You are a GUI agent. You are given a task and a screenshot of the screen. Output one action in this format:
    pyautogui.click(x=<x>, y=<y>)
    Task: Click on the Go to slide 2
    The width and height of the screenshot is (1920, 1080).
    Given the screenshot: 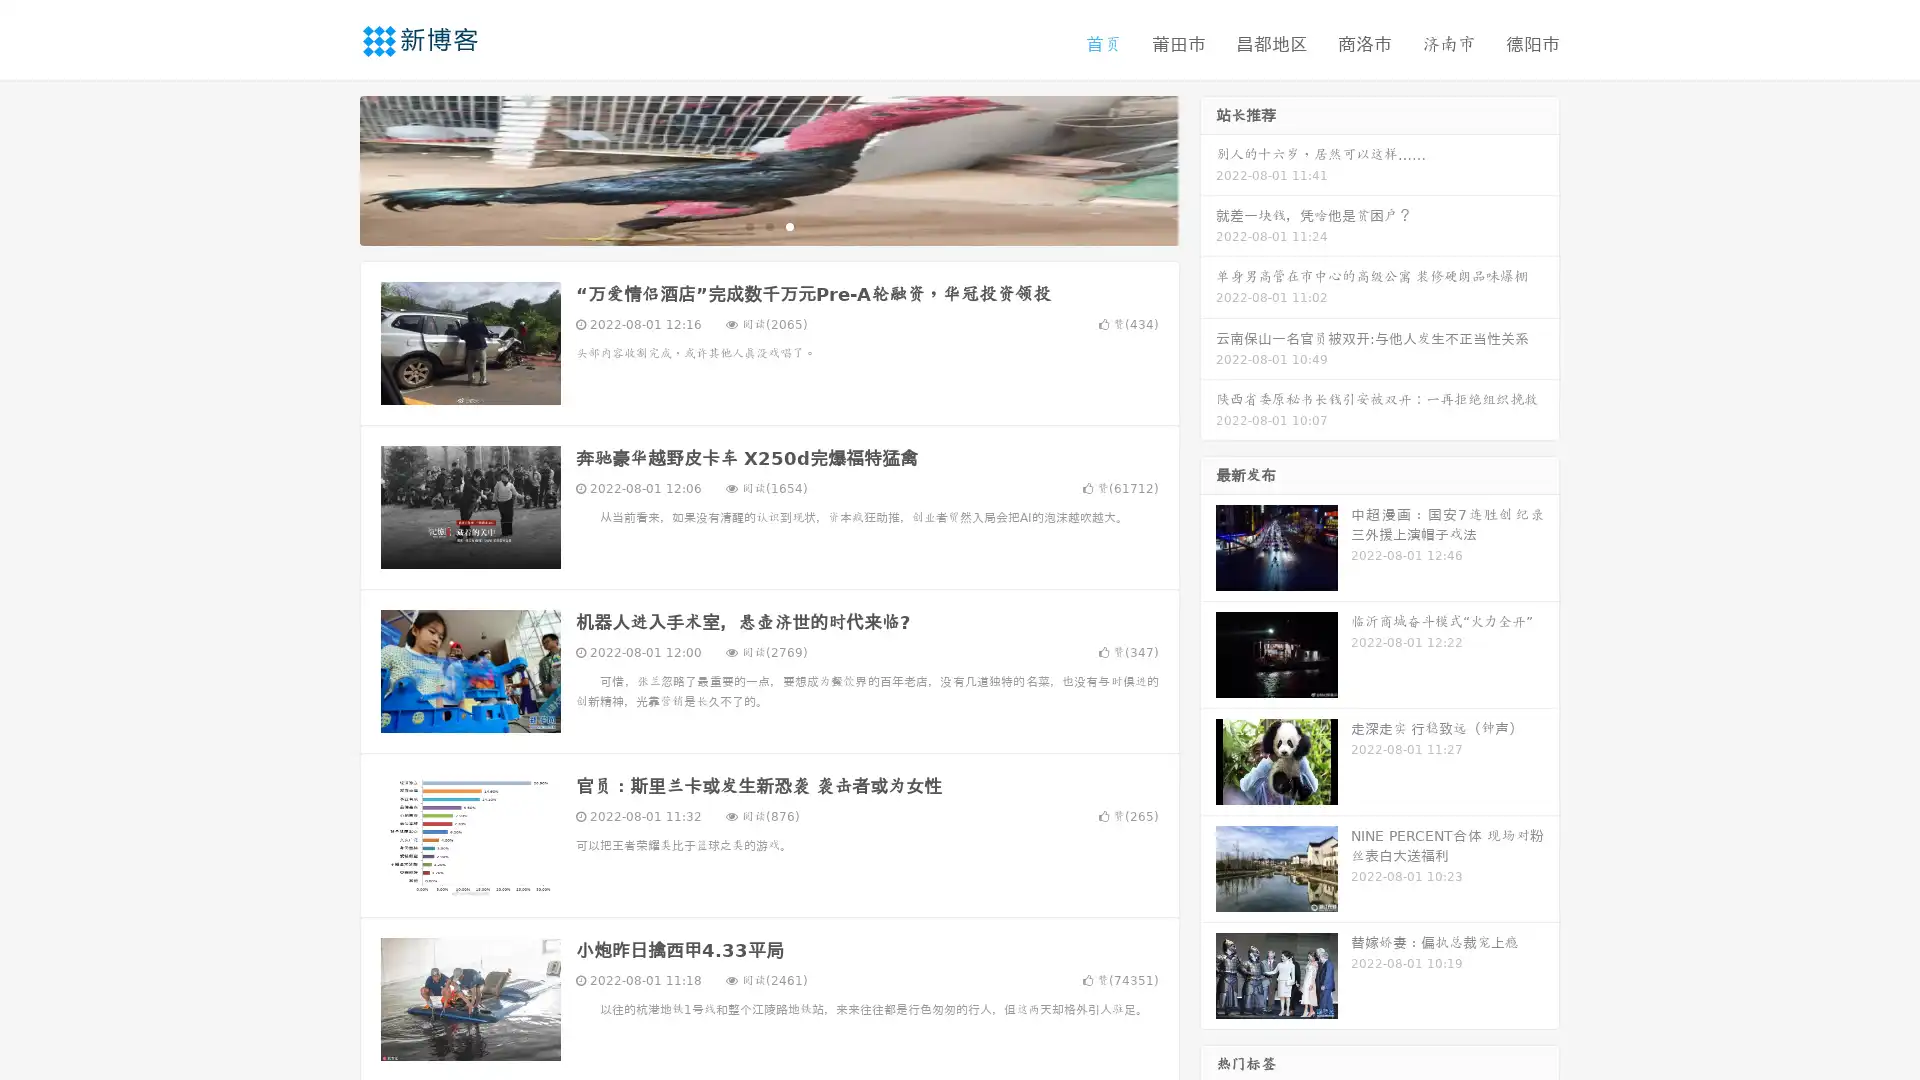 What is the action you would take?
    pyautogui.click(x=768, y=225)
    